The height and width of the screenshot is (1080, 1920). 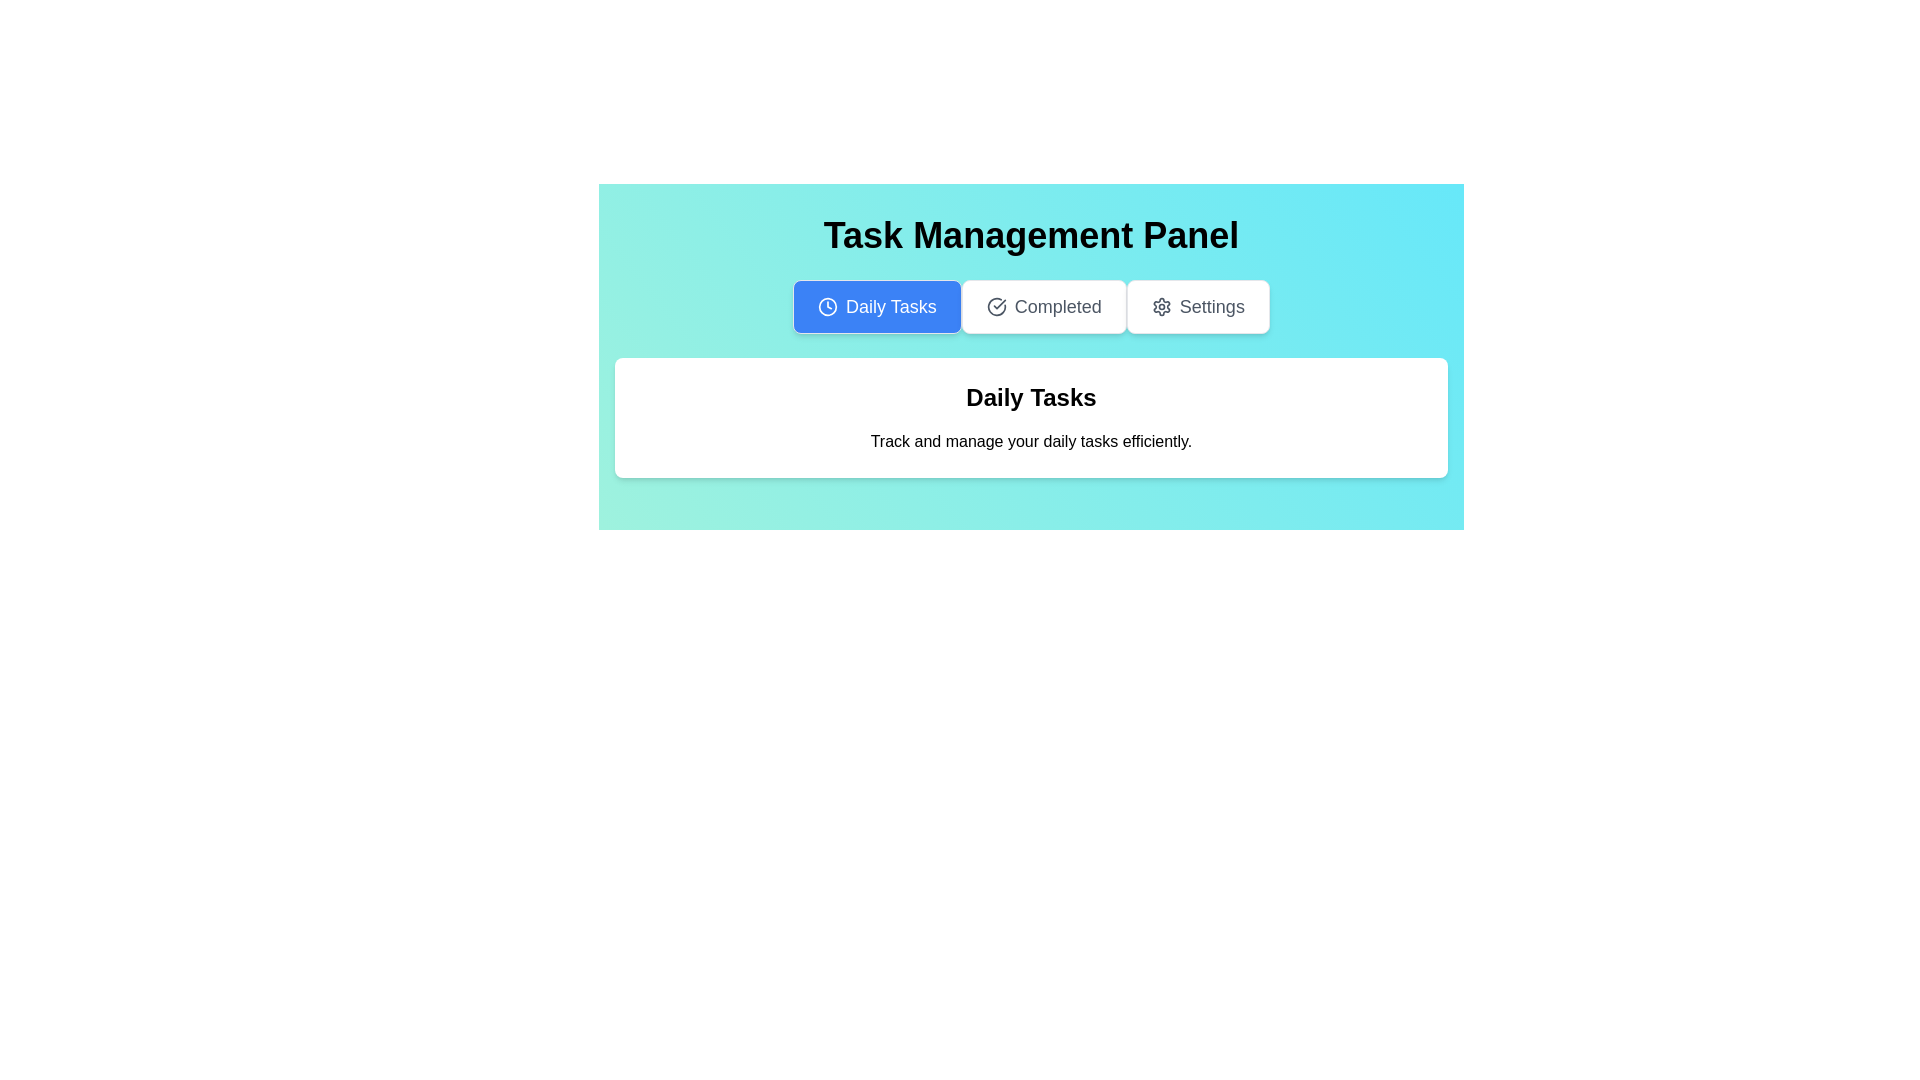 I want to click on the visual gear icon in the 'Settings' button group, which is the third button from the left in the button row below the 'Task Management Panel' header, so click(x=1161, y=307).